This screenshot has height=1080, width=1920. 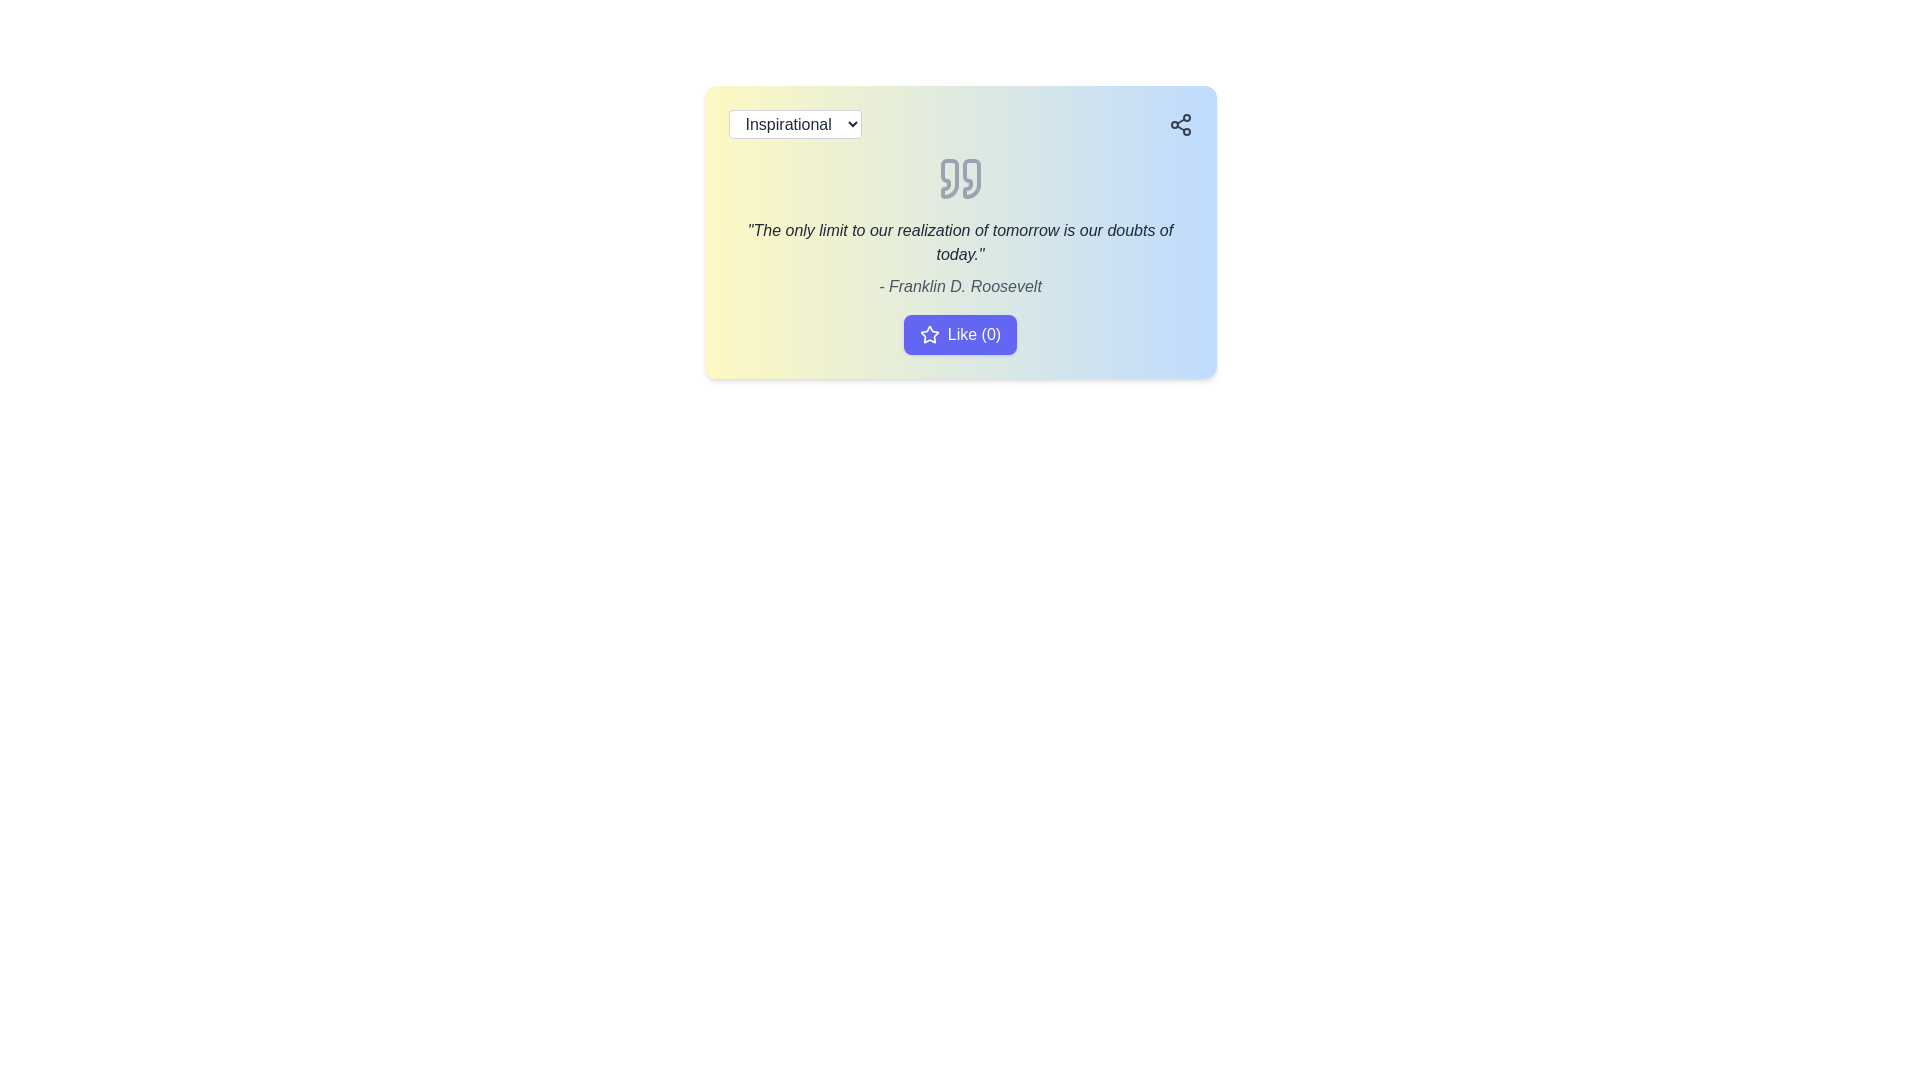 I want to click on the decorative star icon located to the left of the 'Like (0)' button, which may indicate a rating or favorite status, so click(x=928, y=333).